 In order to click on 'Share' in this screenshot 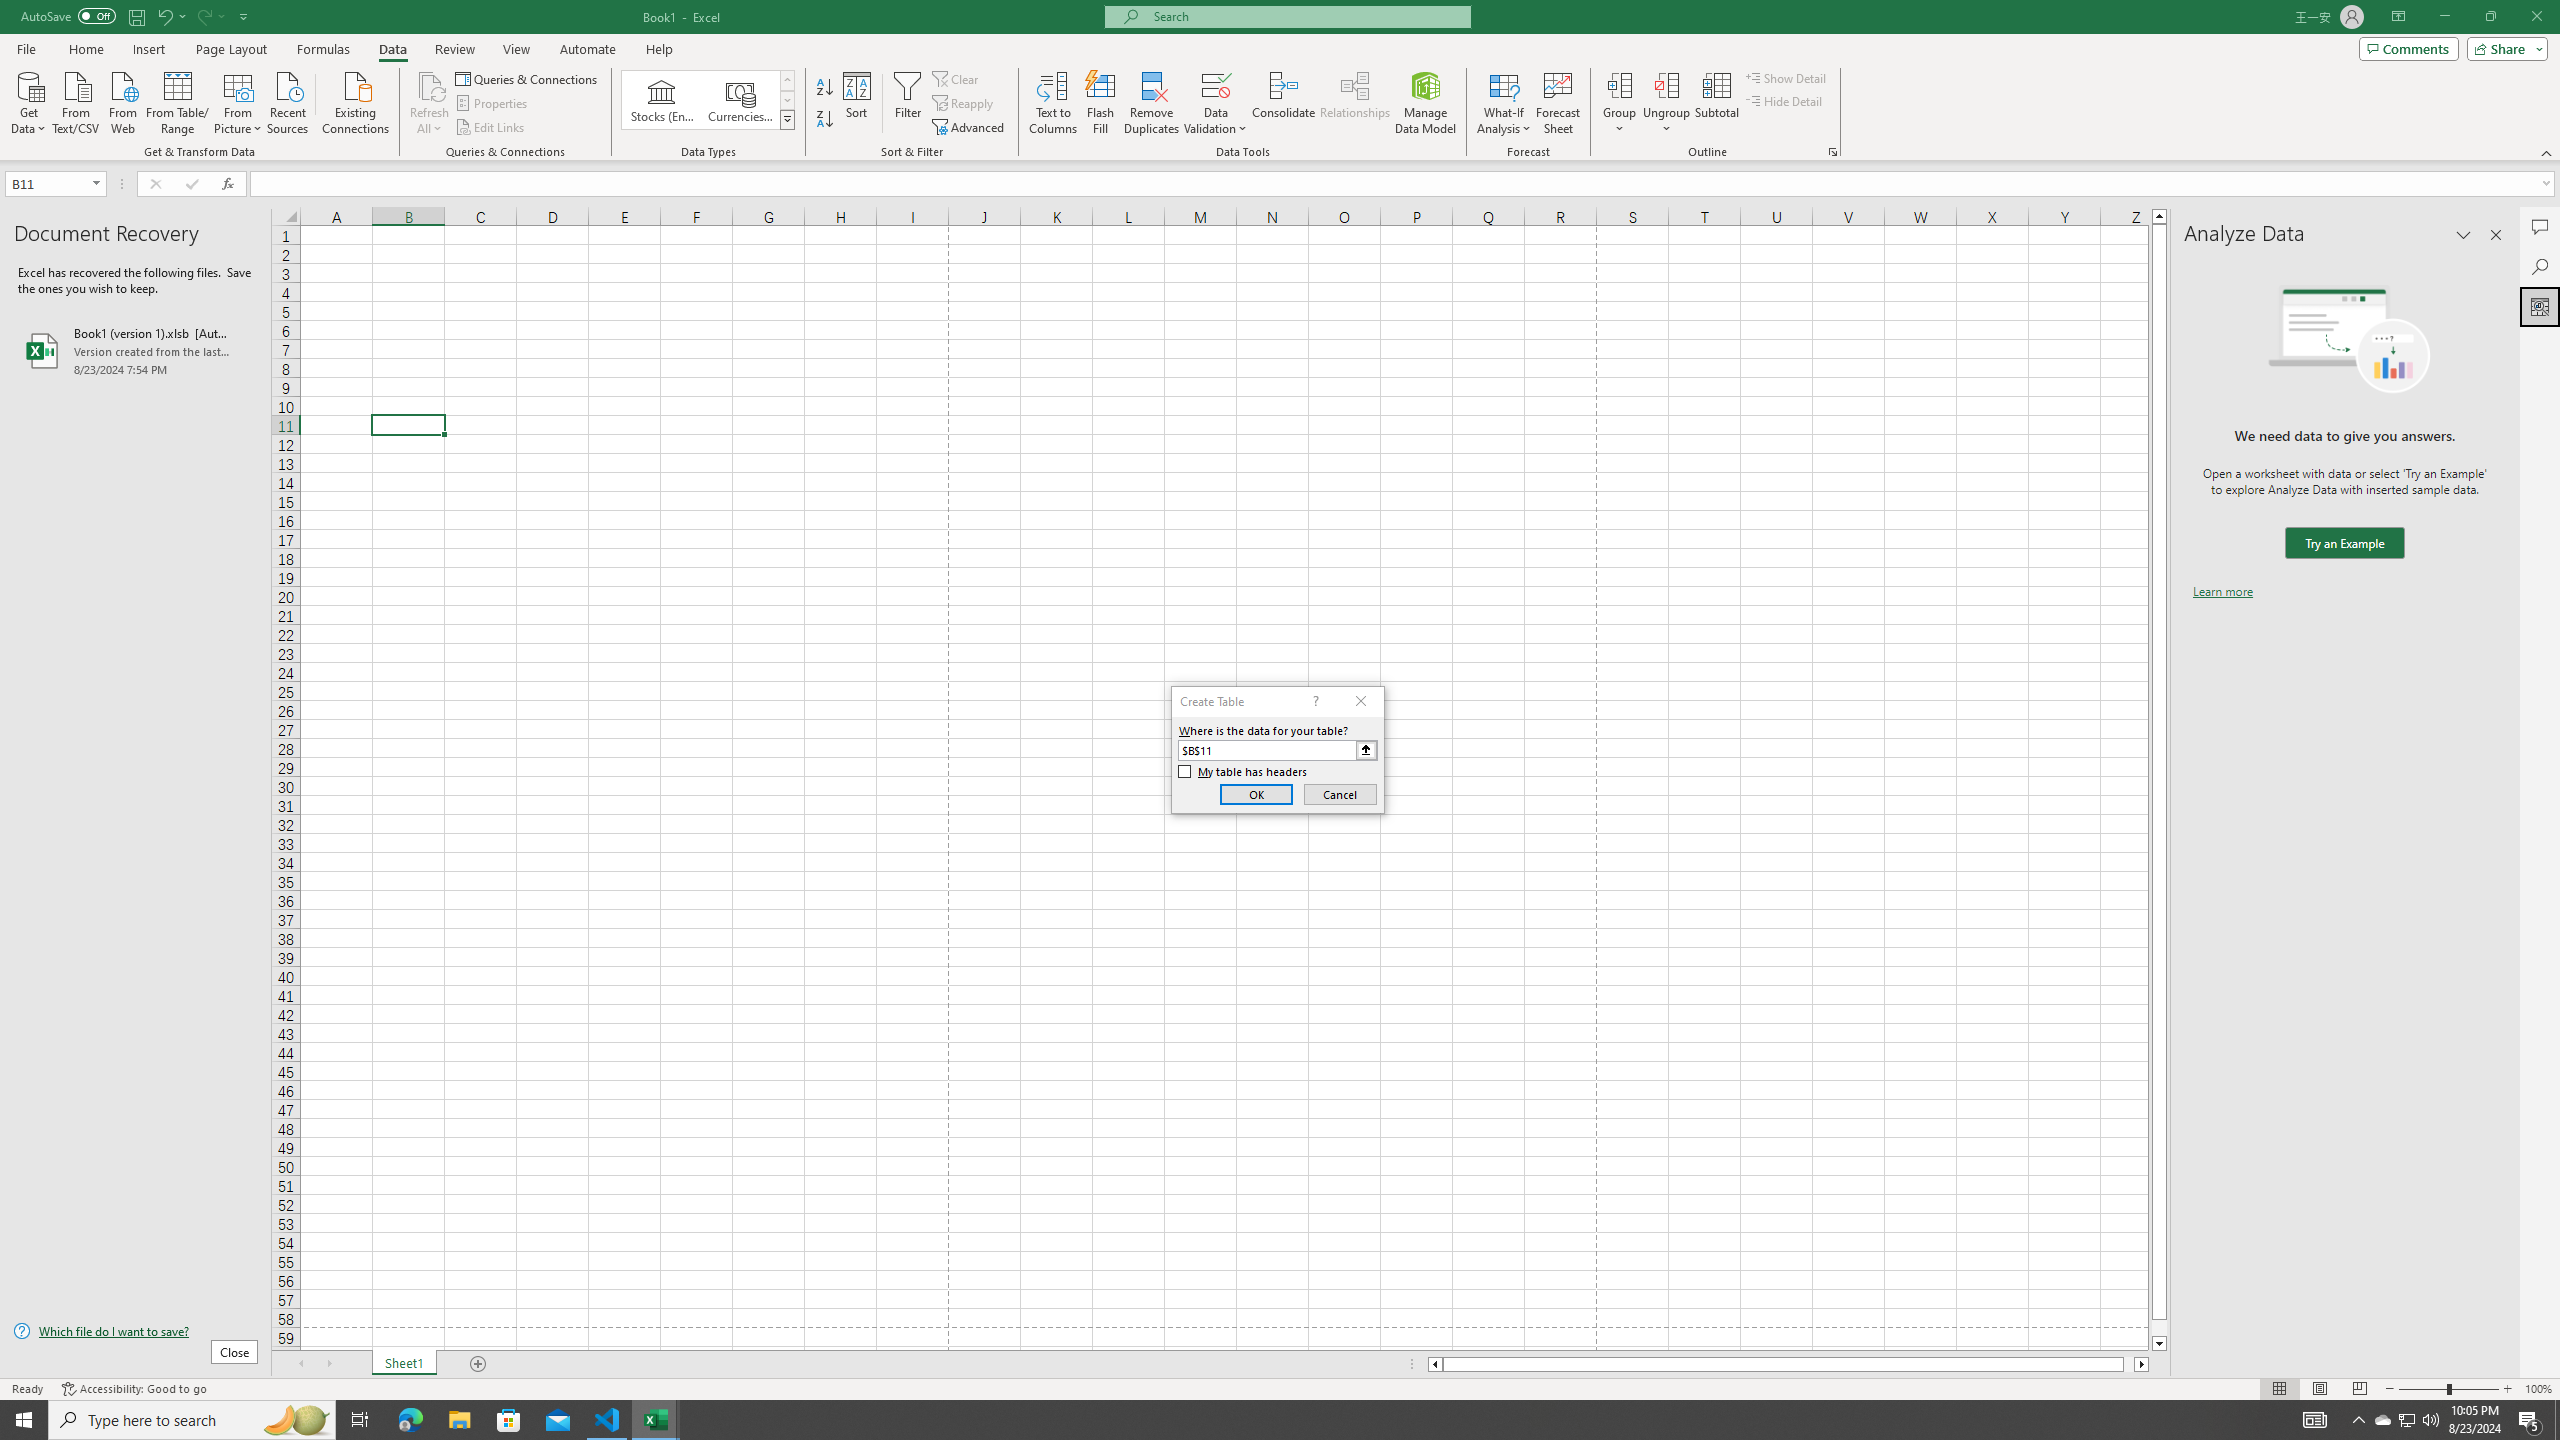, I will do `click(2502, 47)`.